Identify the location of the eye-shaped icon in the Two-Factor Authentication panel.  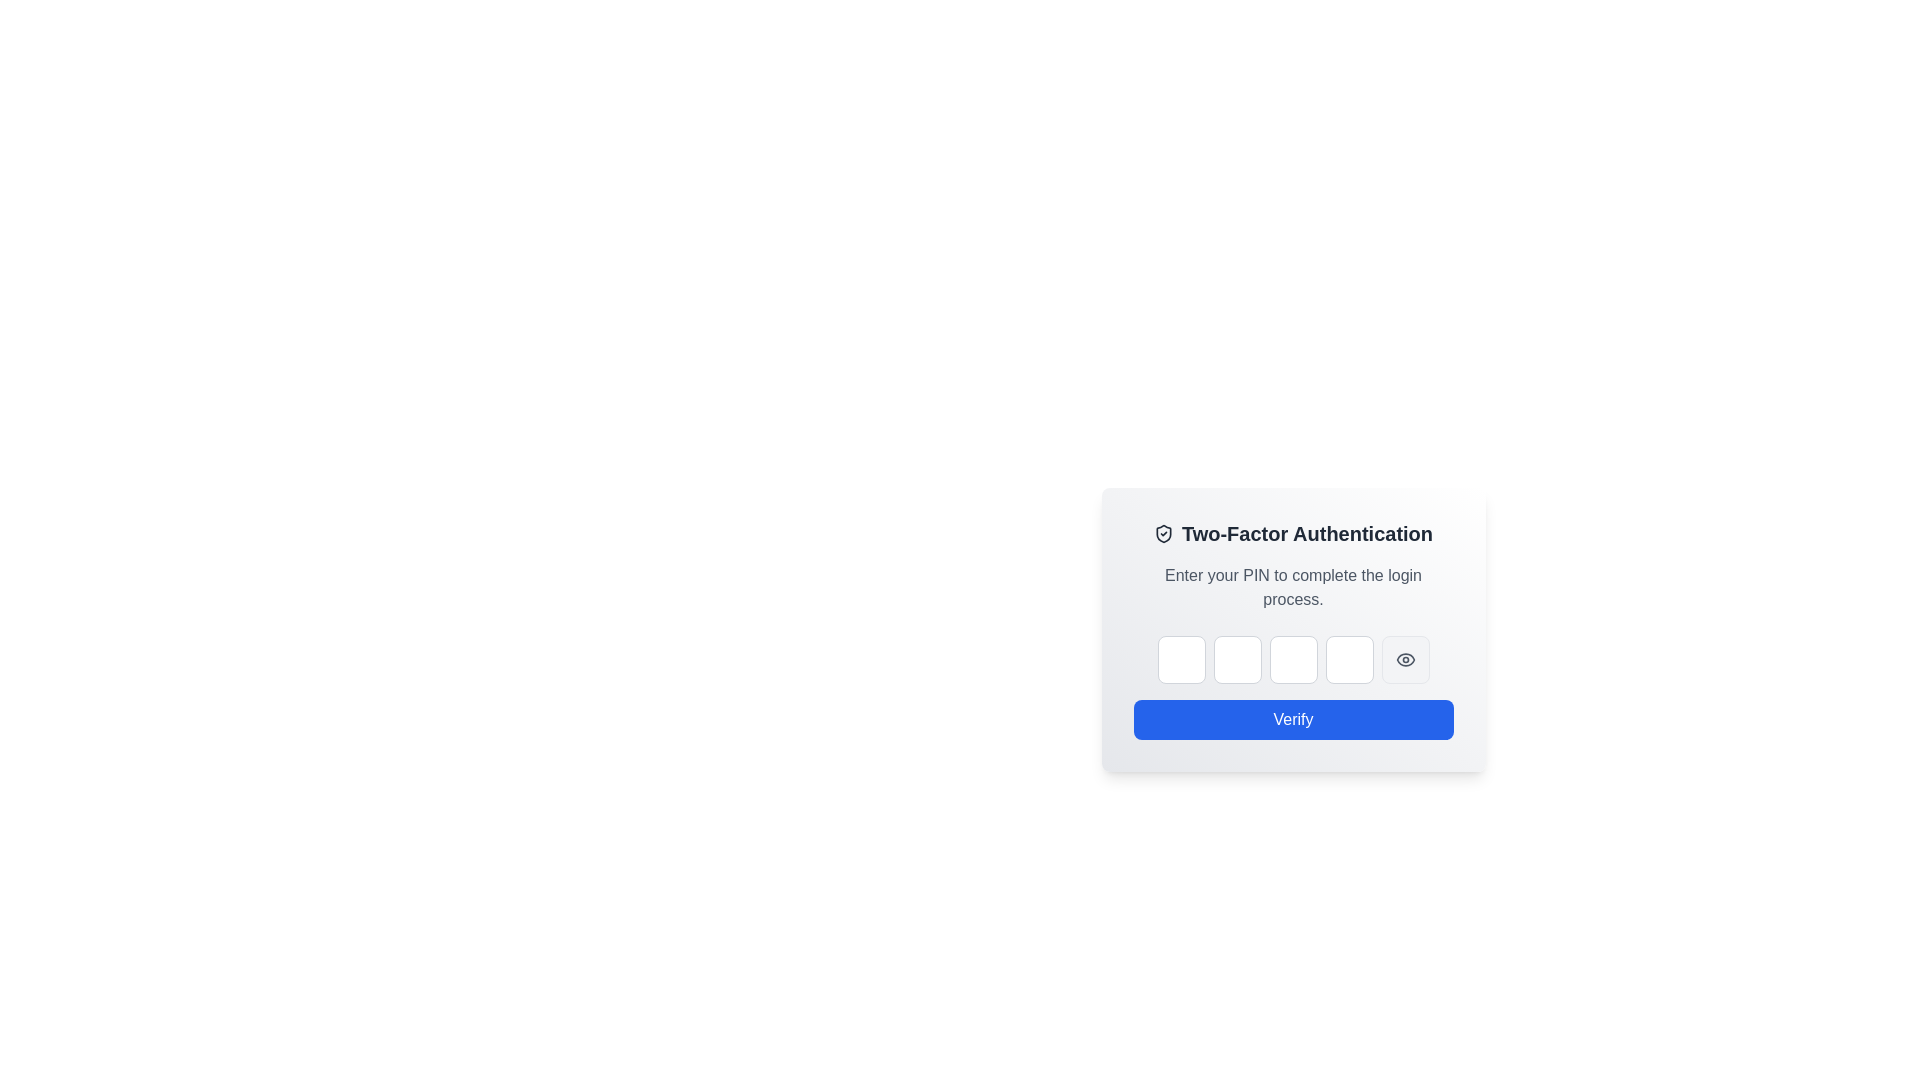
(1404, 659).